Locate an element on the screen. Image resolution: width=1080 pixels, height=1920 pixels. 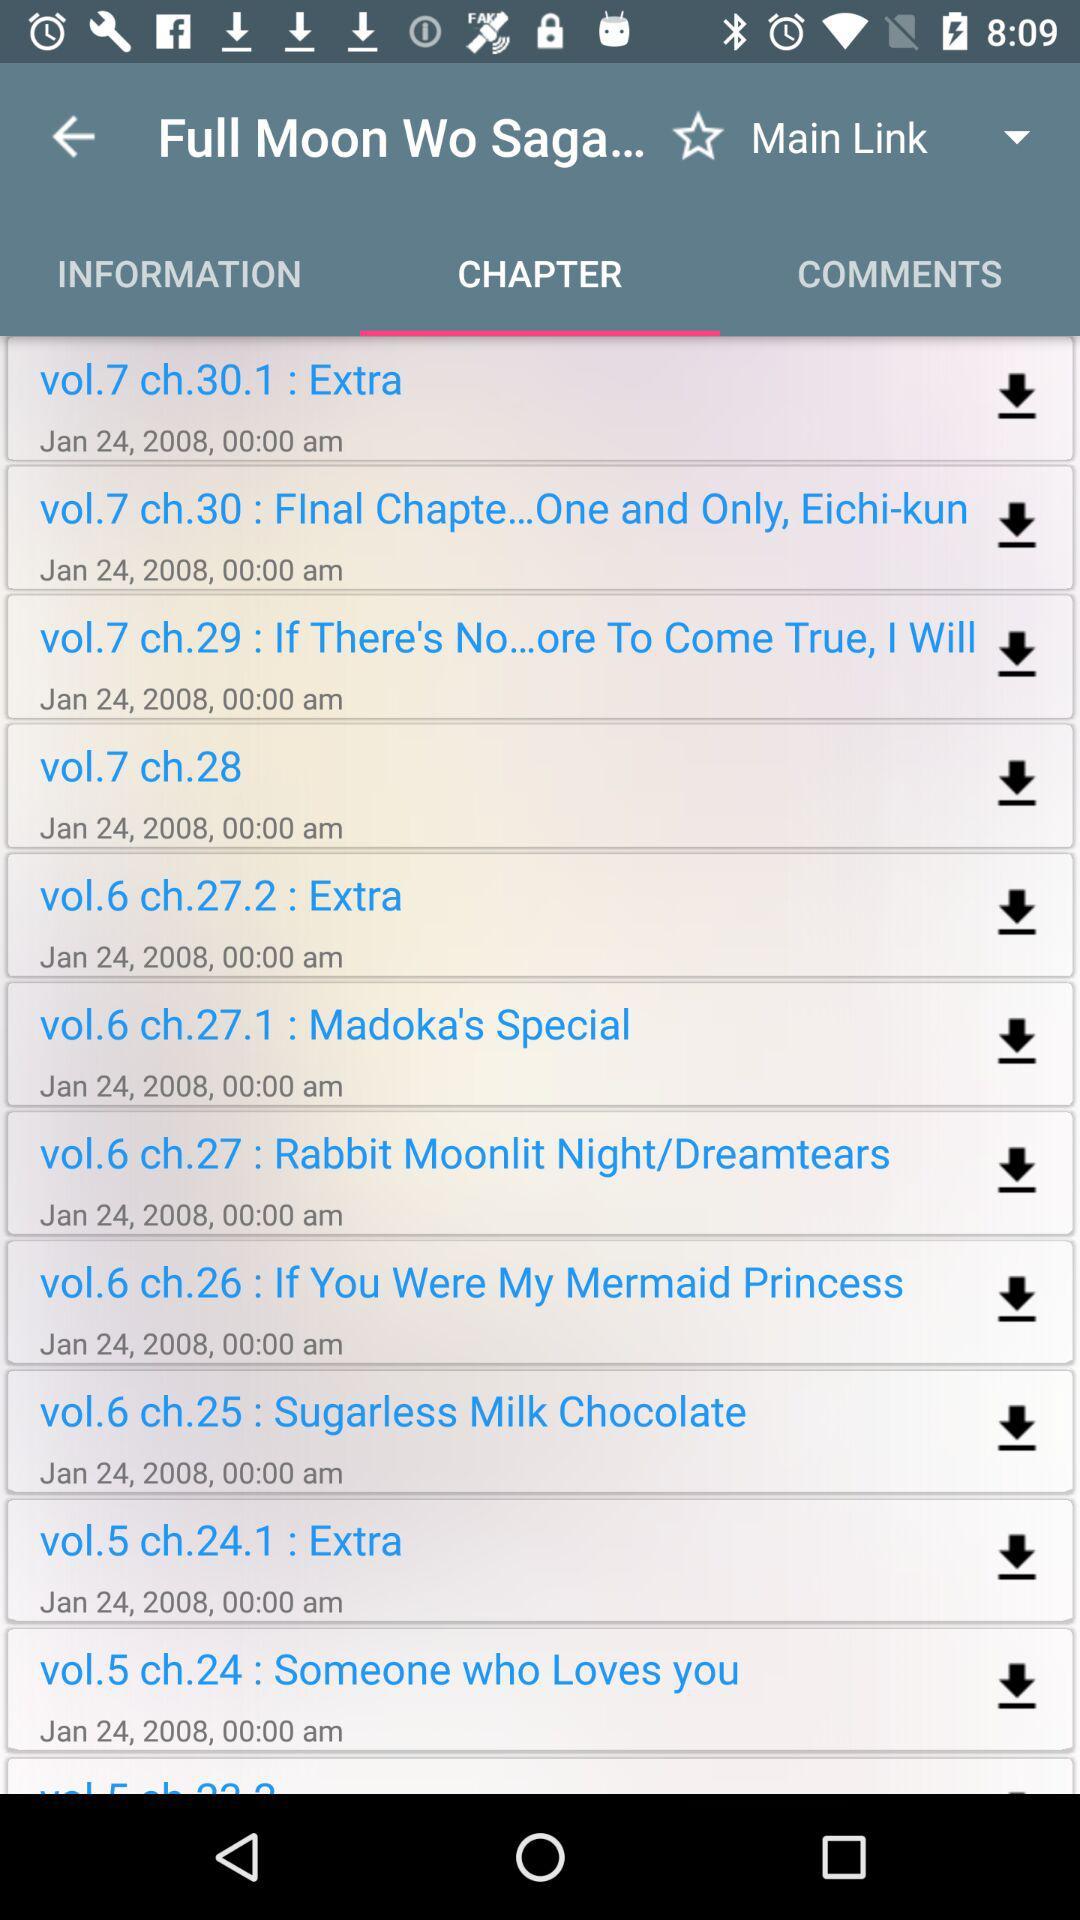
downloads the track is located at coordinates (1017, 1171).